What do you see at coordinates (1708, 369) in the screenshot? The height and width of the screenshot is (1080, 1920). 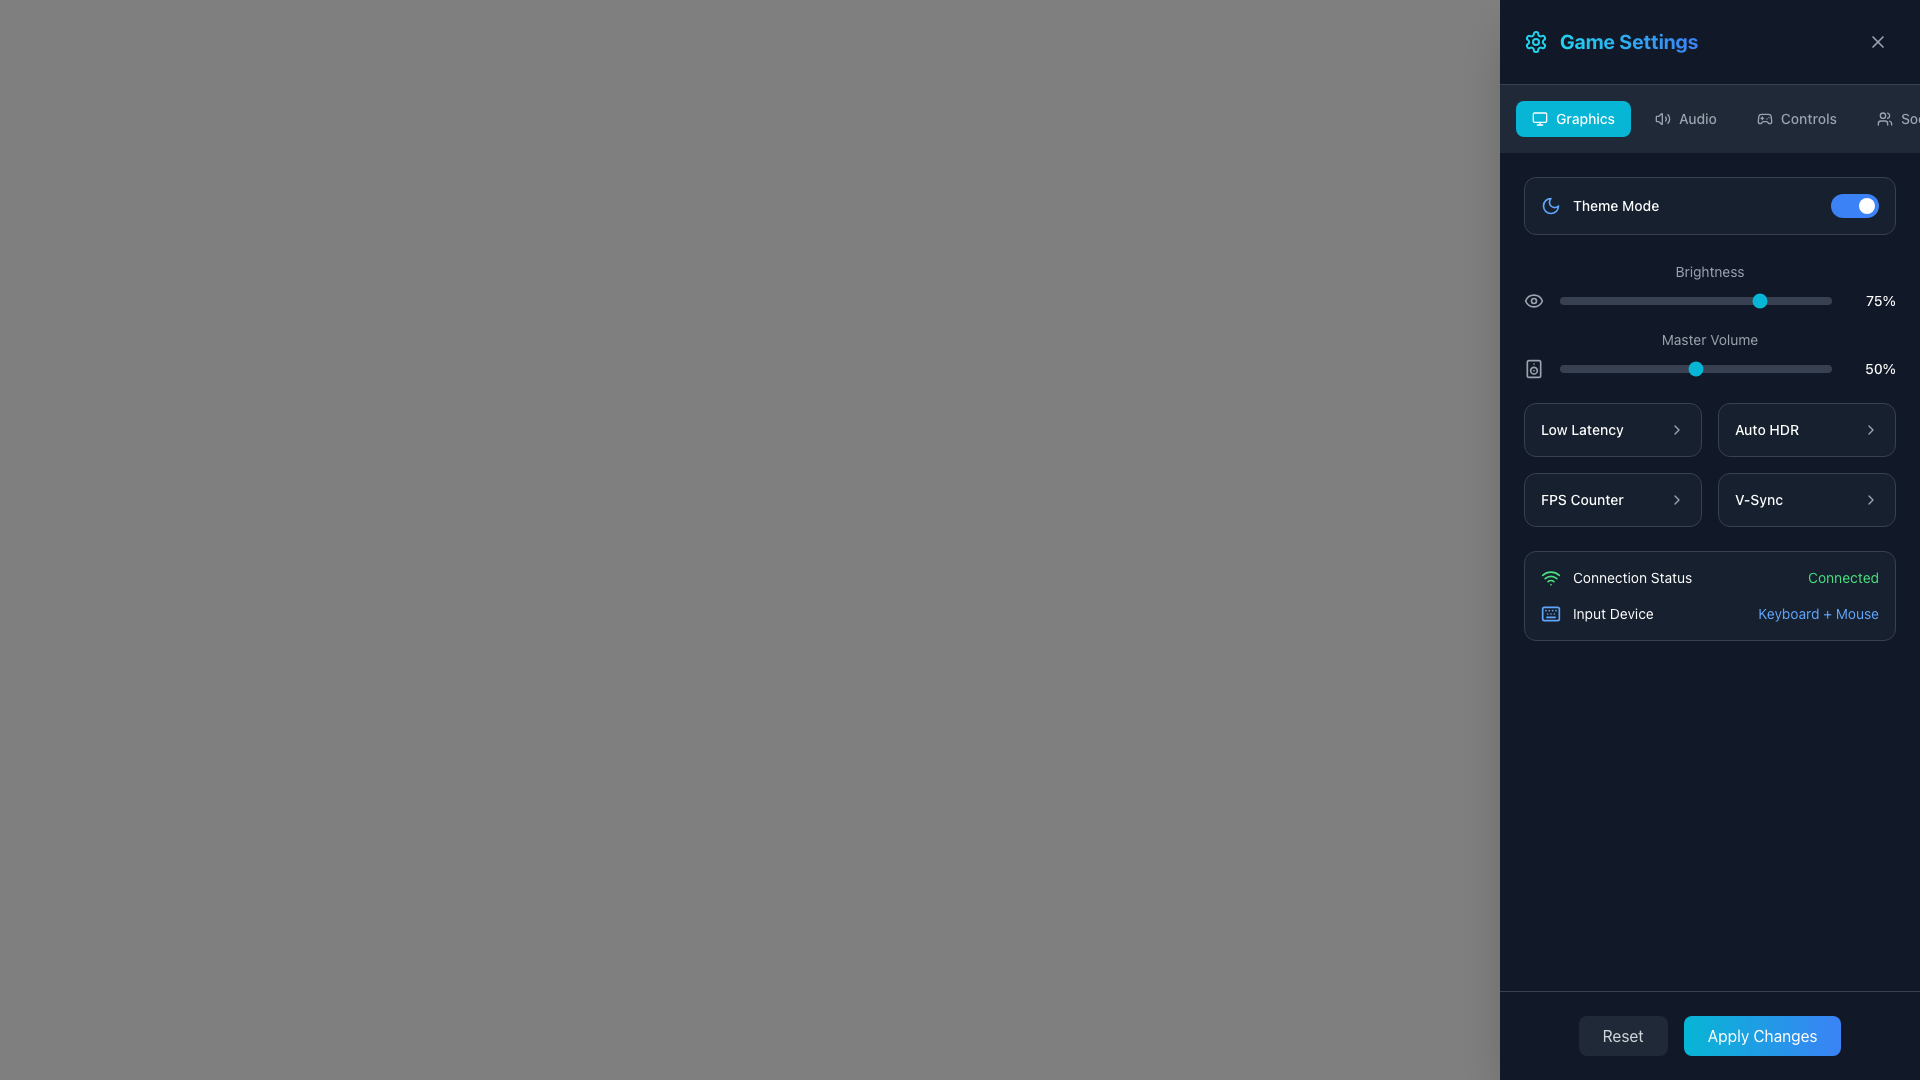 I see `and drag the blue circular handle of the volume slider located in the 'Master Volume' section, indicated by the '50%' label, to adjust the volume level` at bounding box center [1708, 369].